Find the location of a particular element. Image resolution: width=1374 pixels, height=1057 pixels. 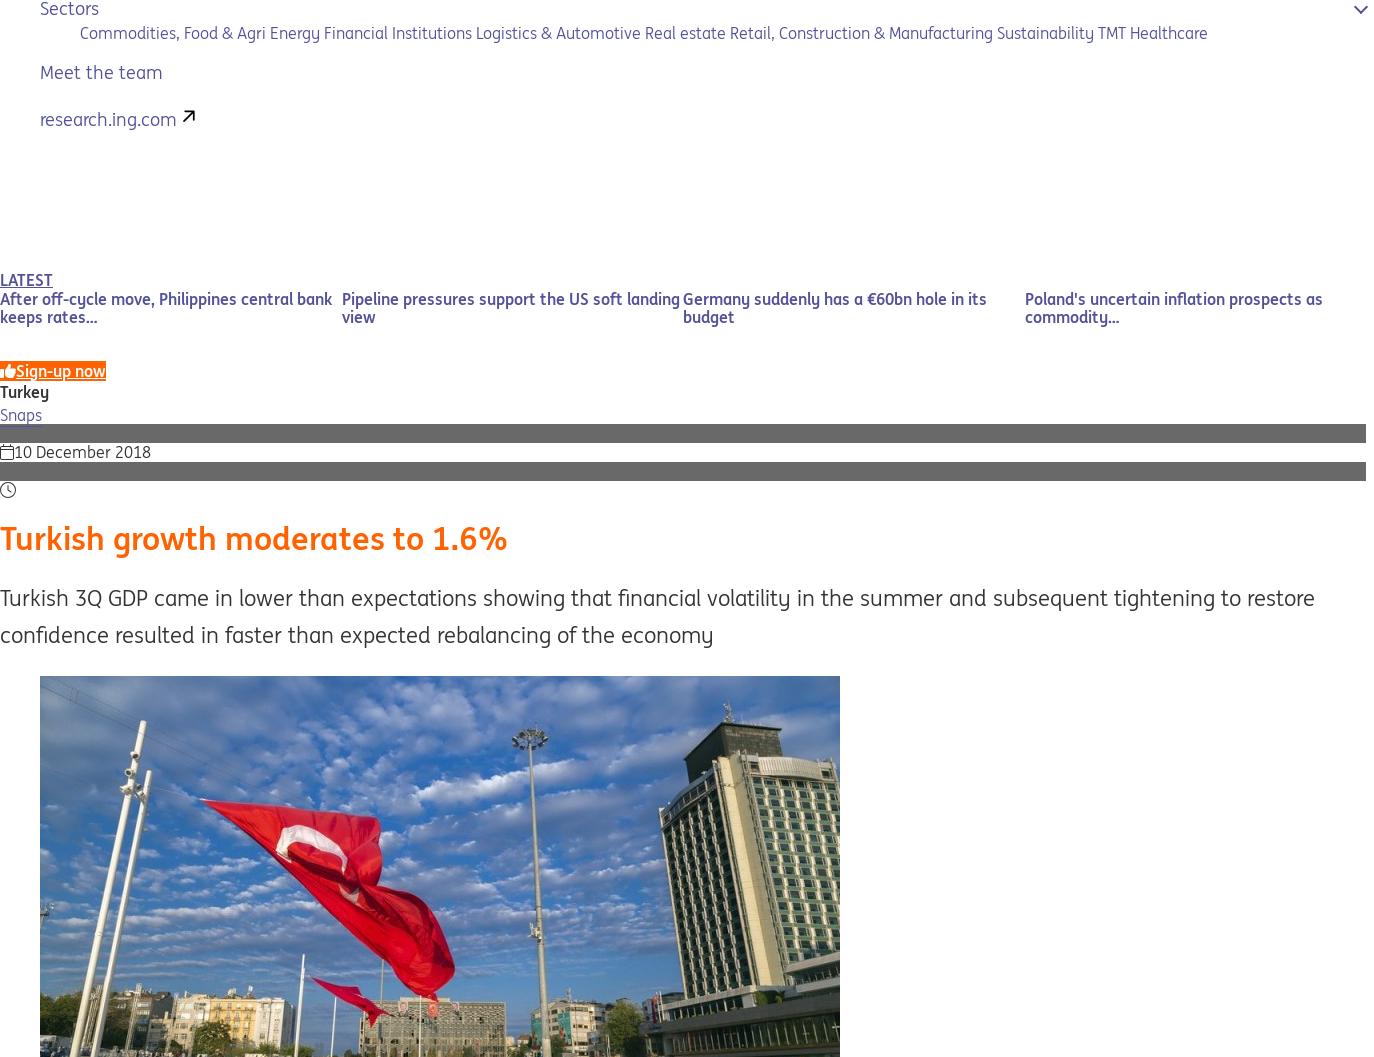

'After off-cycle move, Philippines central bank keeps rates…' is located at coordinates (164, 306).